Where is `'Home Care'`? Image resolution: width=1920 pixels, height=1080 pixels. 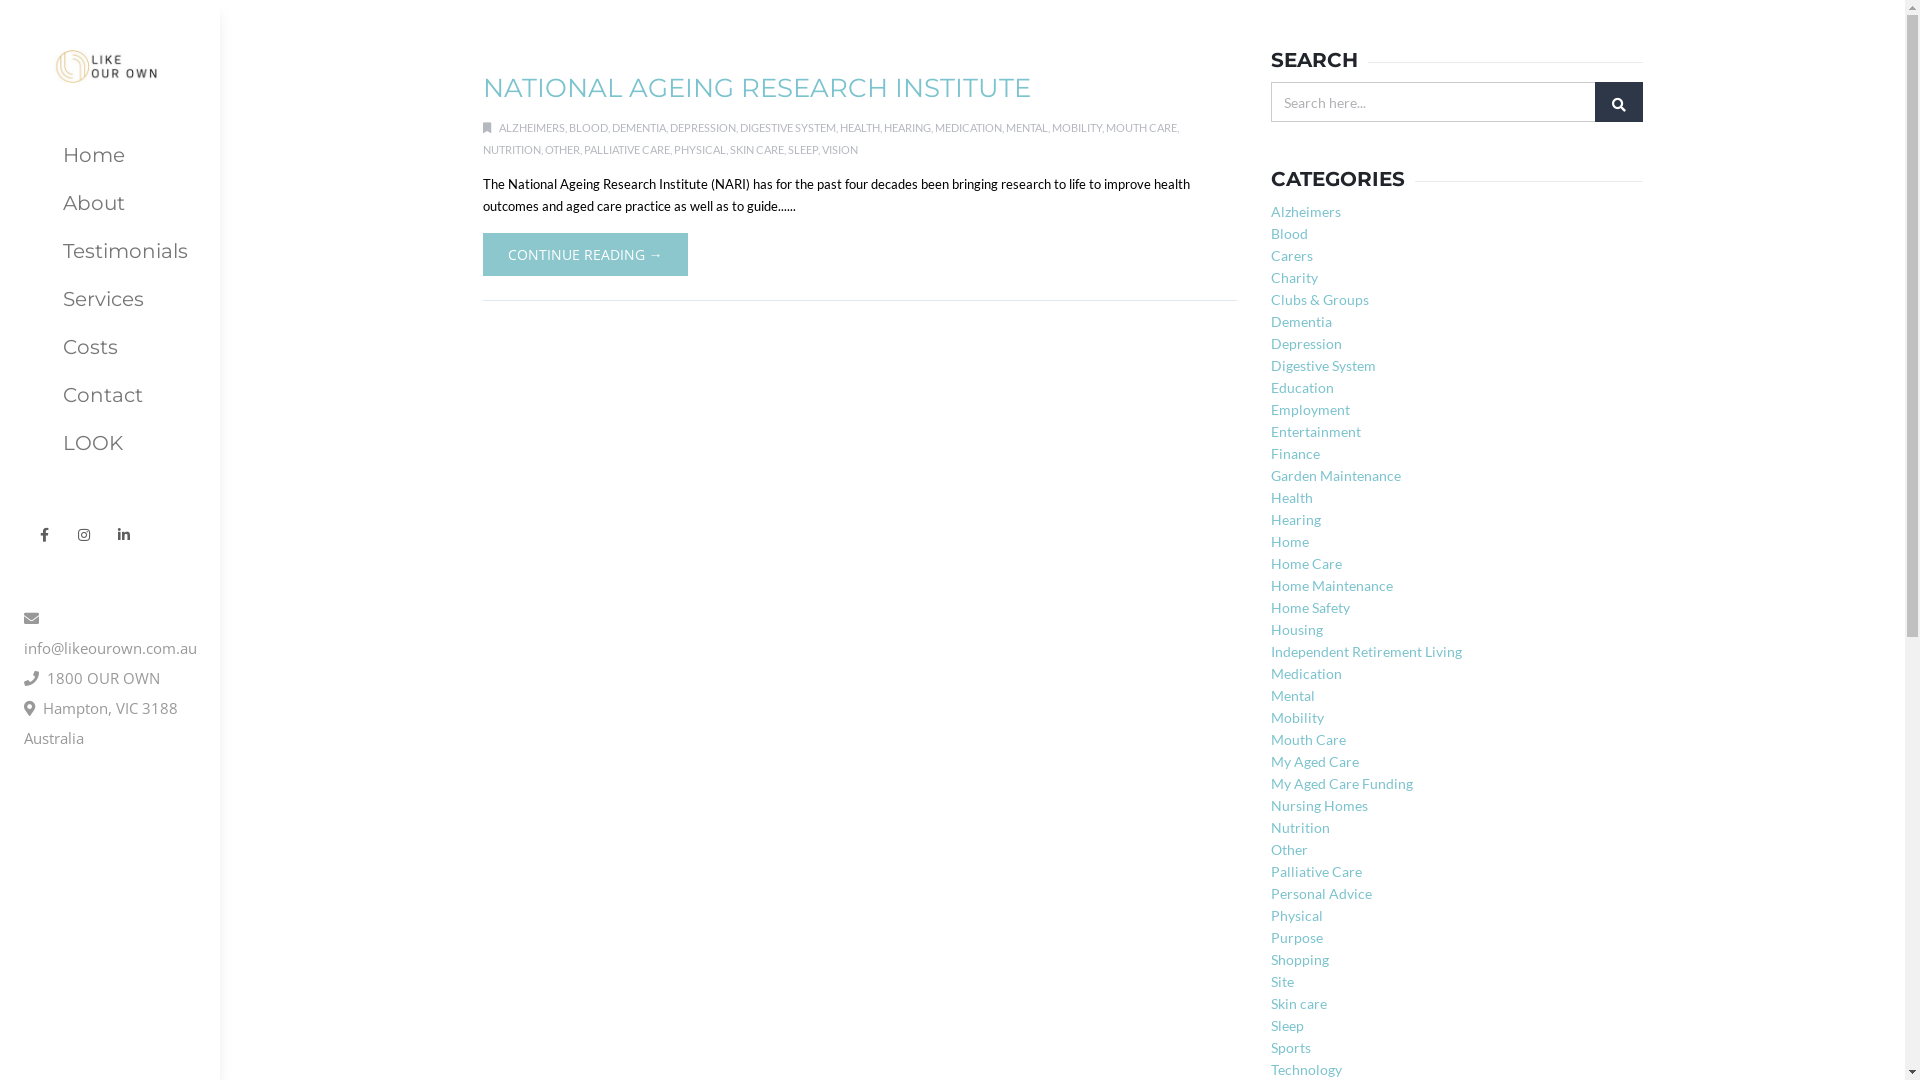 'Home Care' is located at coordinates (1306, 563).